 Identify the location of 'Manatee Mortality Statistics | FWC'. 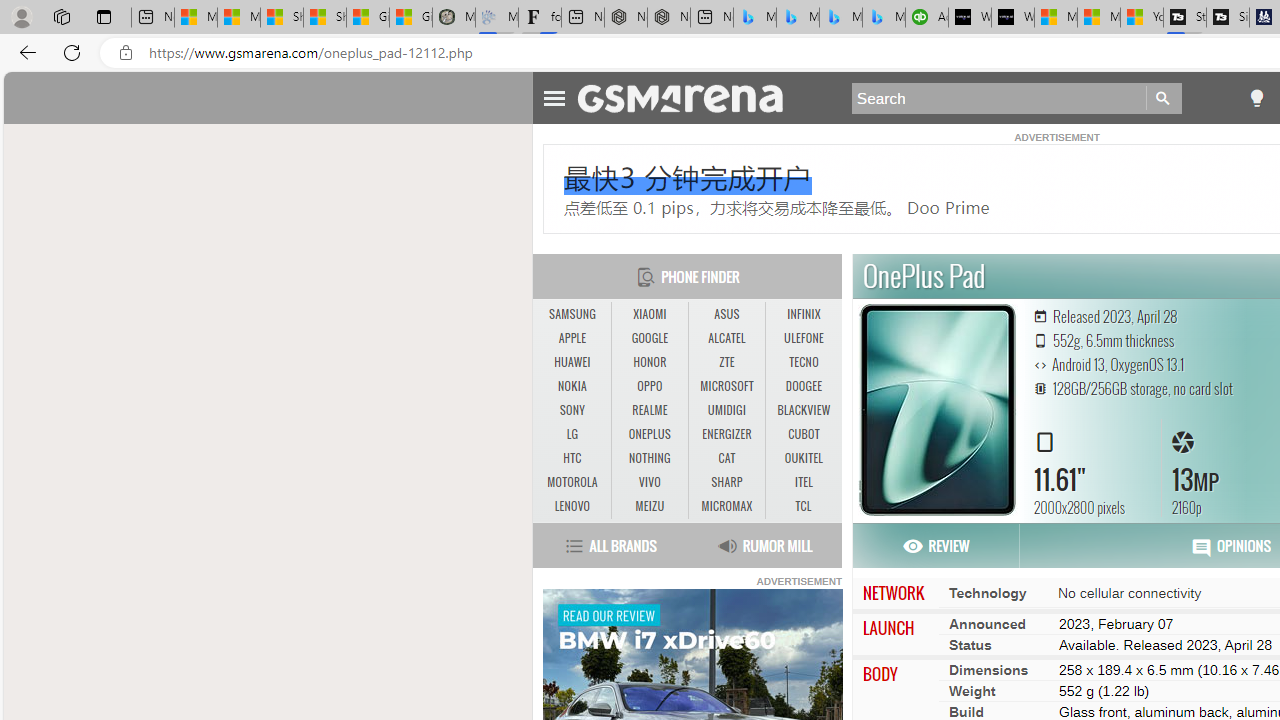
(452, 17).